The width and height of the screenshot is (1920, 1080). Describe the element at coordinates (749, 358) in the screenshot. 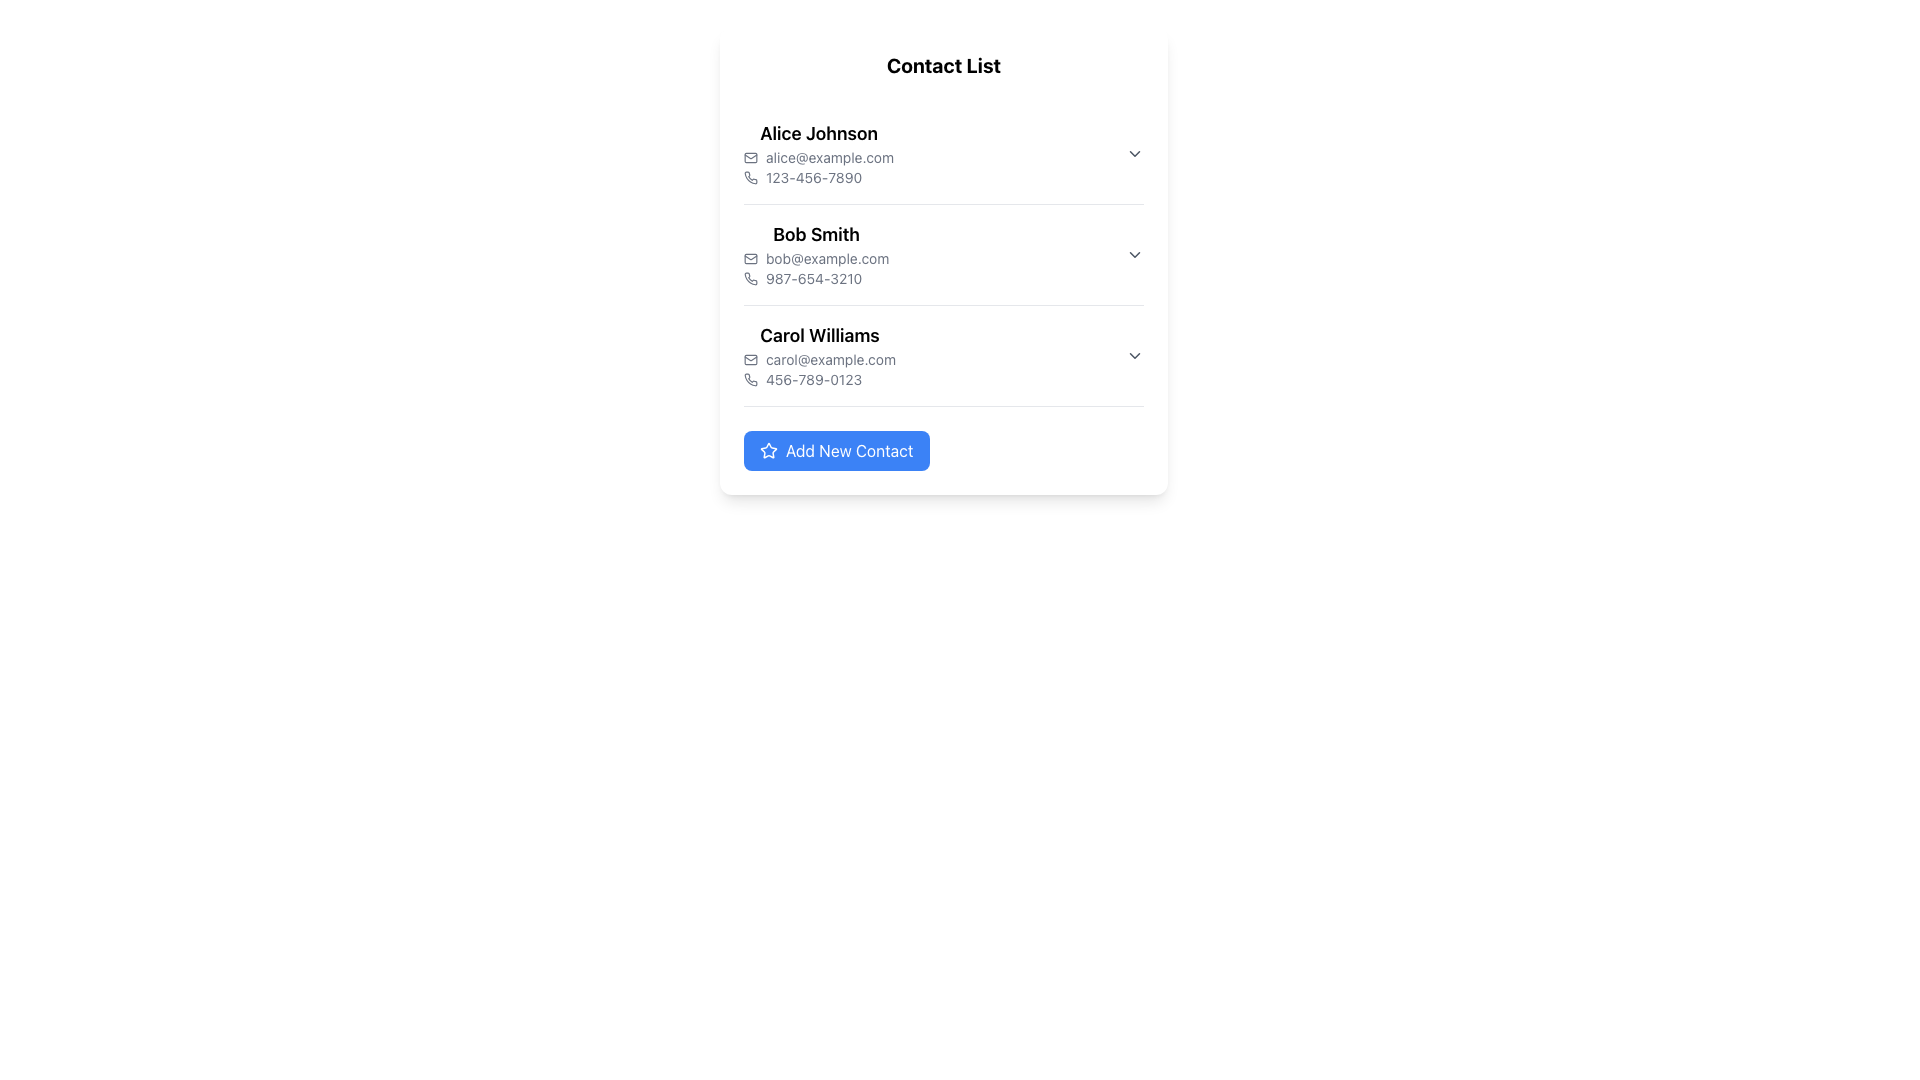

I see `the envelope icon representing the email for the contact 'Carol Williams' located in the third line of the contact list, adjacent to the email address 'carol@example.com'` at that location.